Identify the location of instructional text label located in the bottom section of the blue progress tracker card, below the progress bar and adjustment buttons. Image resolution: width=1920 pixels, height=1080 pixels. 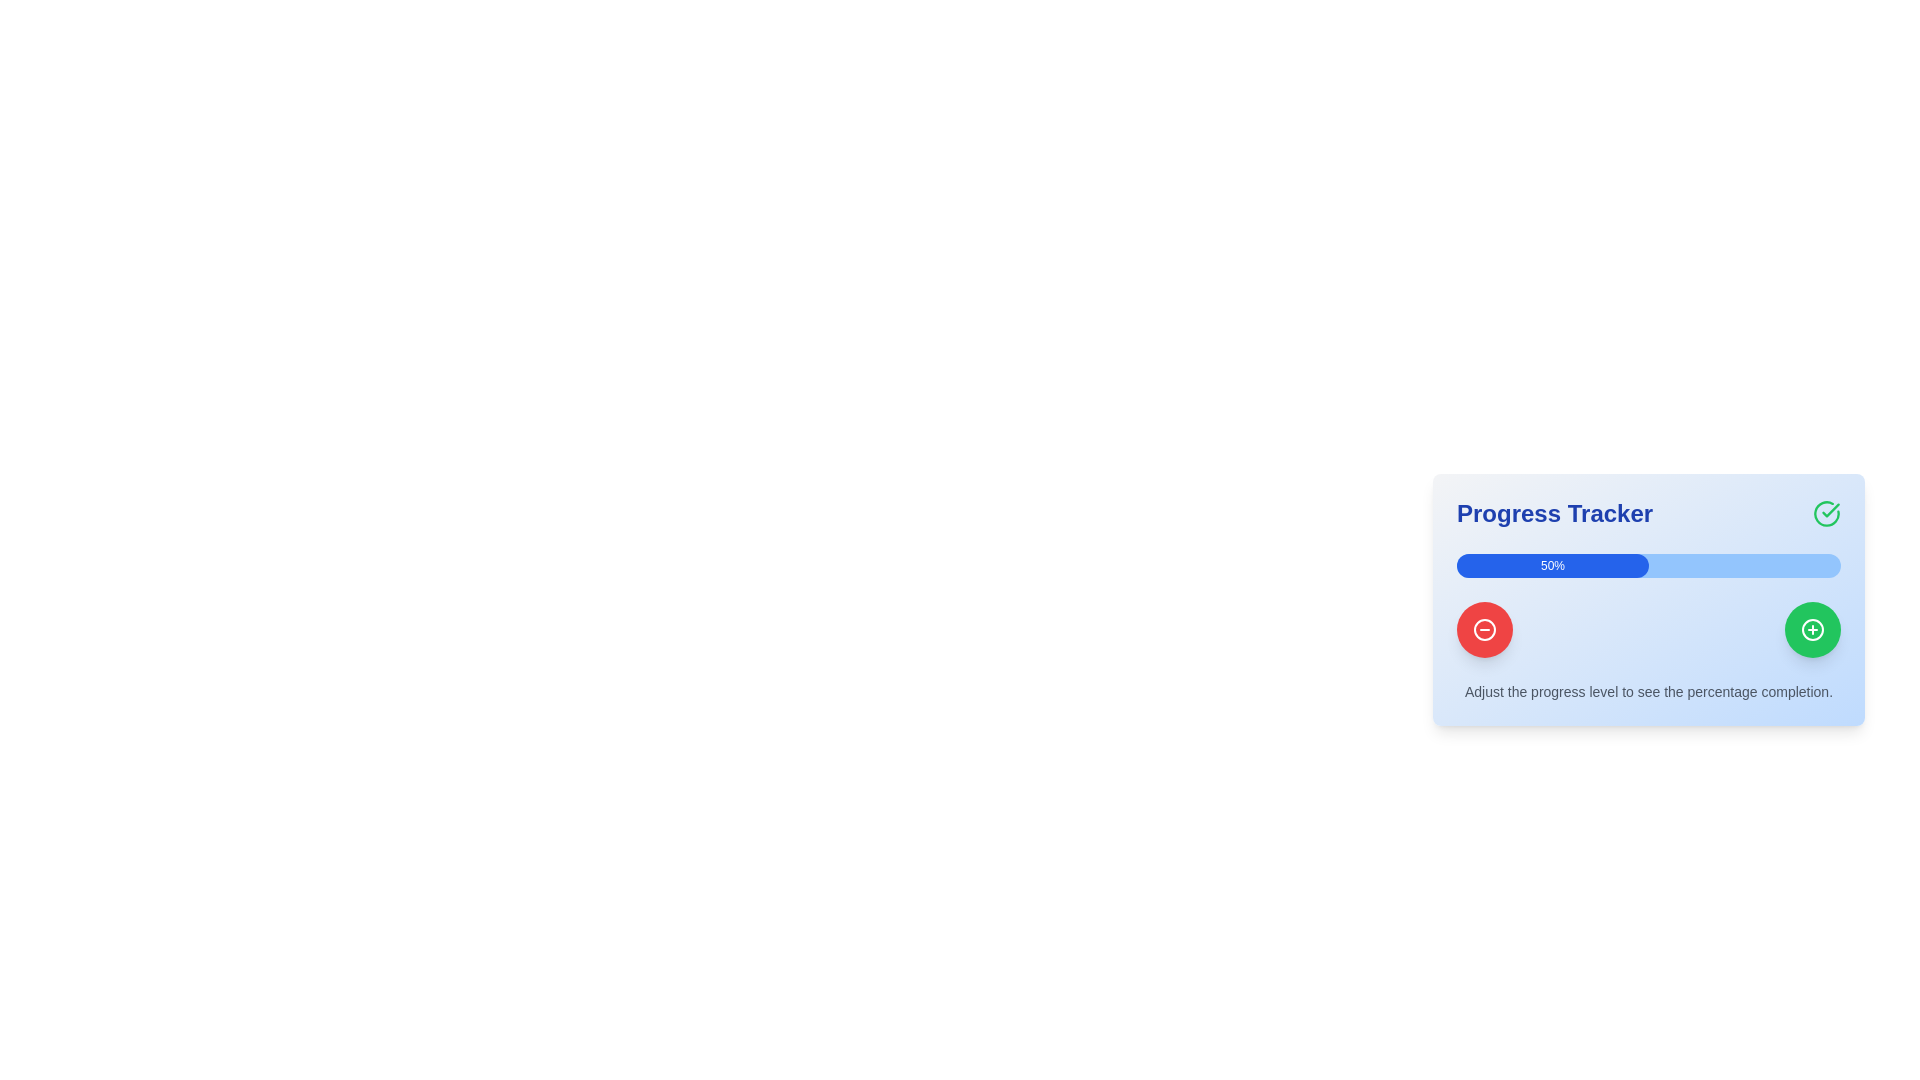
(1649, 690).